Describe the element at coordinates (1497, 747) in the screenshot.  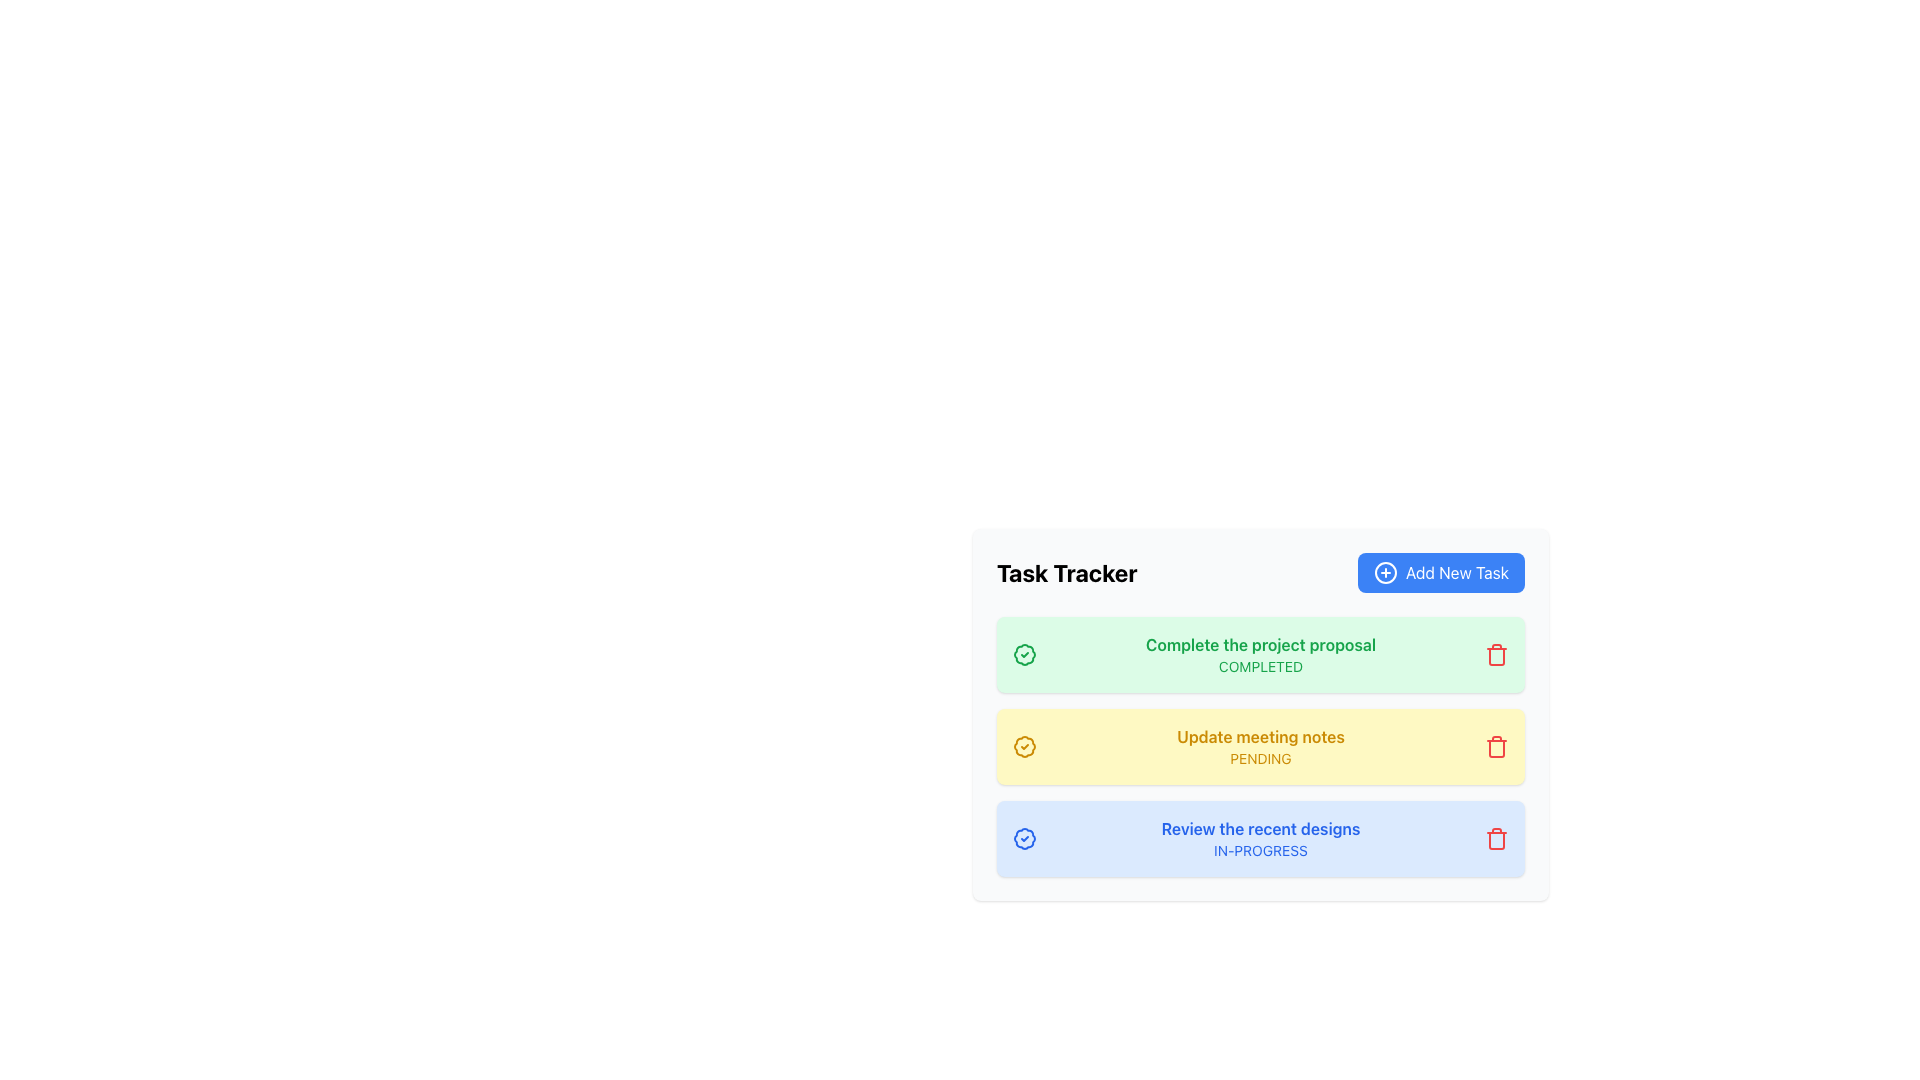
I see `the delete button located at the rightmost position in the yellow-highlighted 'Update meeting notes' task row, next to the text 'PENDING'` at that location.